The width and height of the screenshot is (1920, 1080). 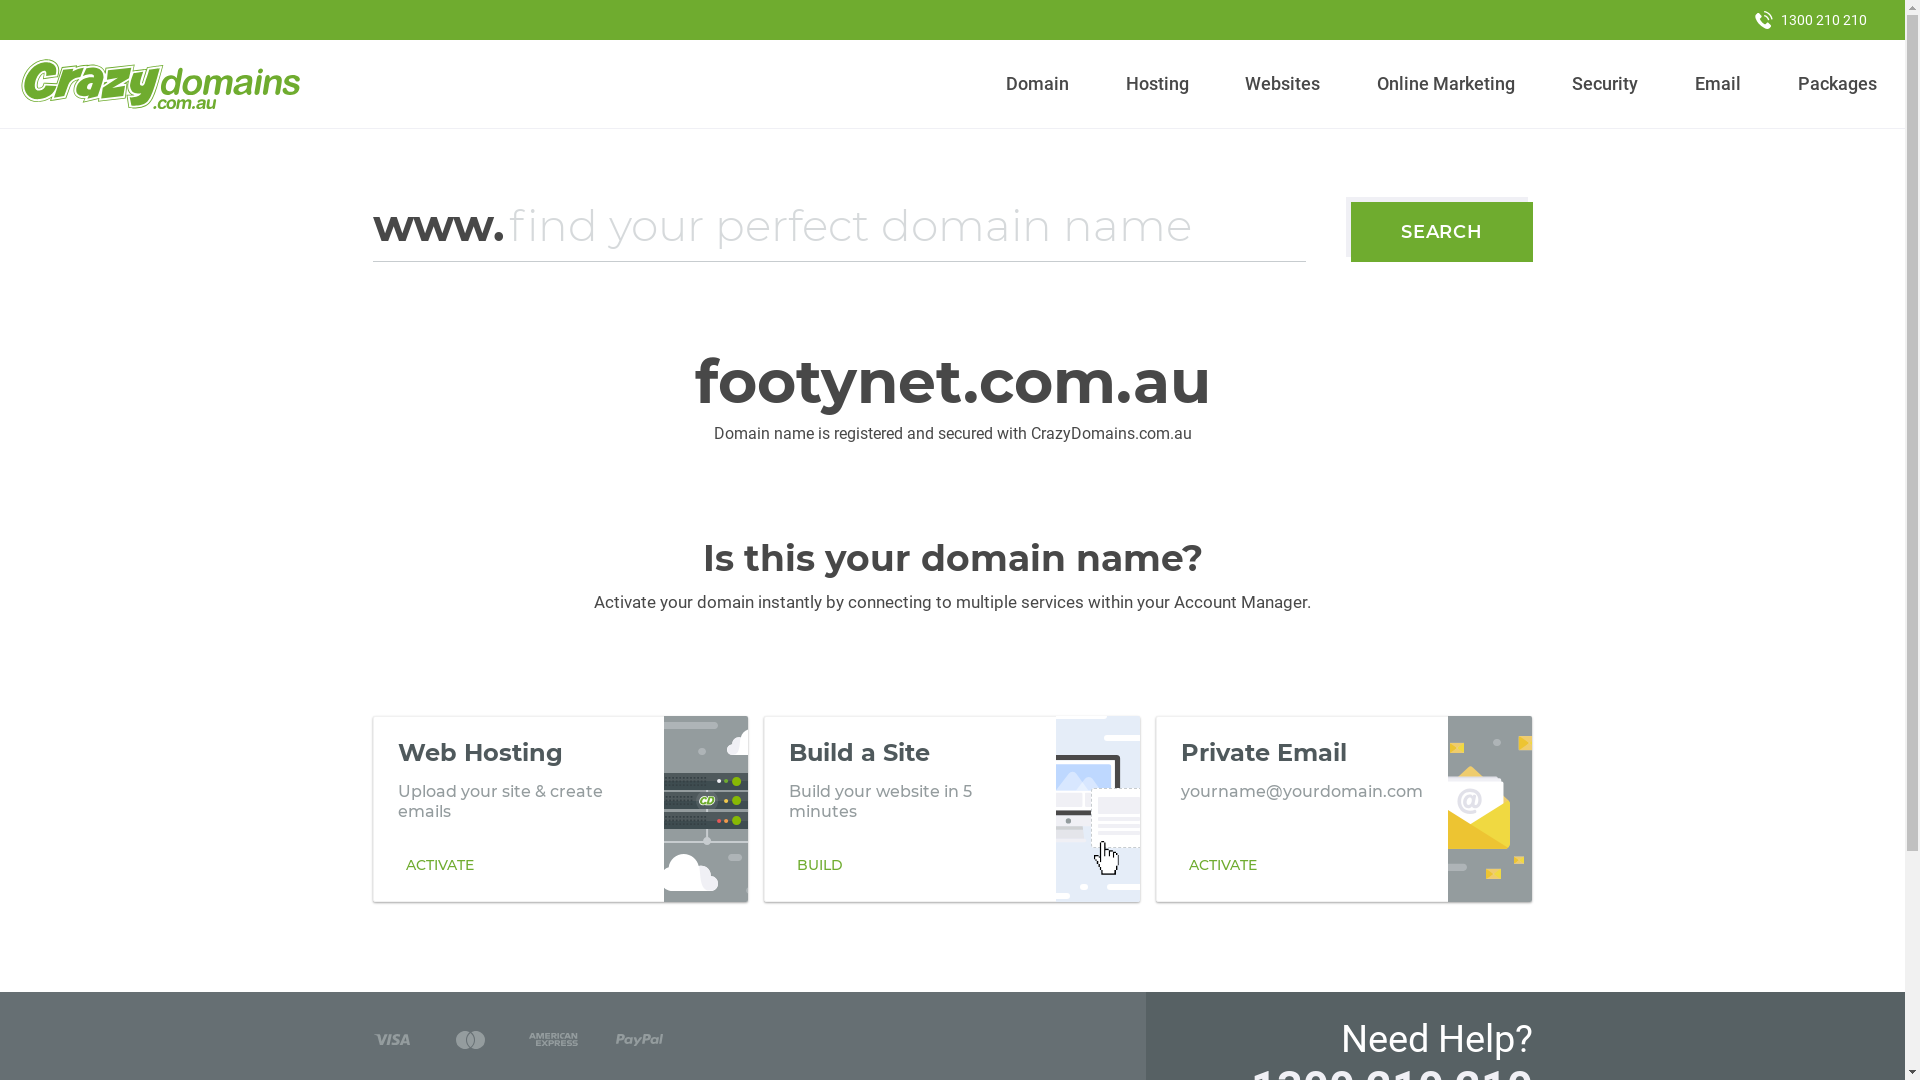 I want to click on '1300 210 210', so click(x=1810, y=19).